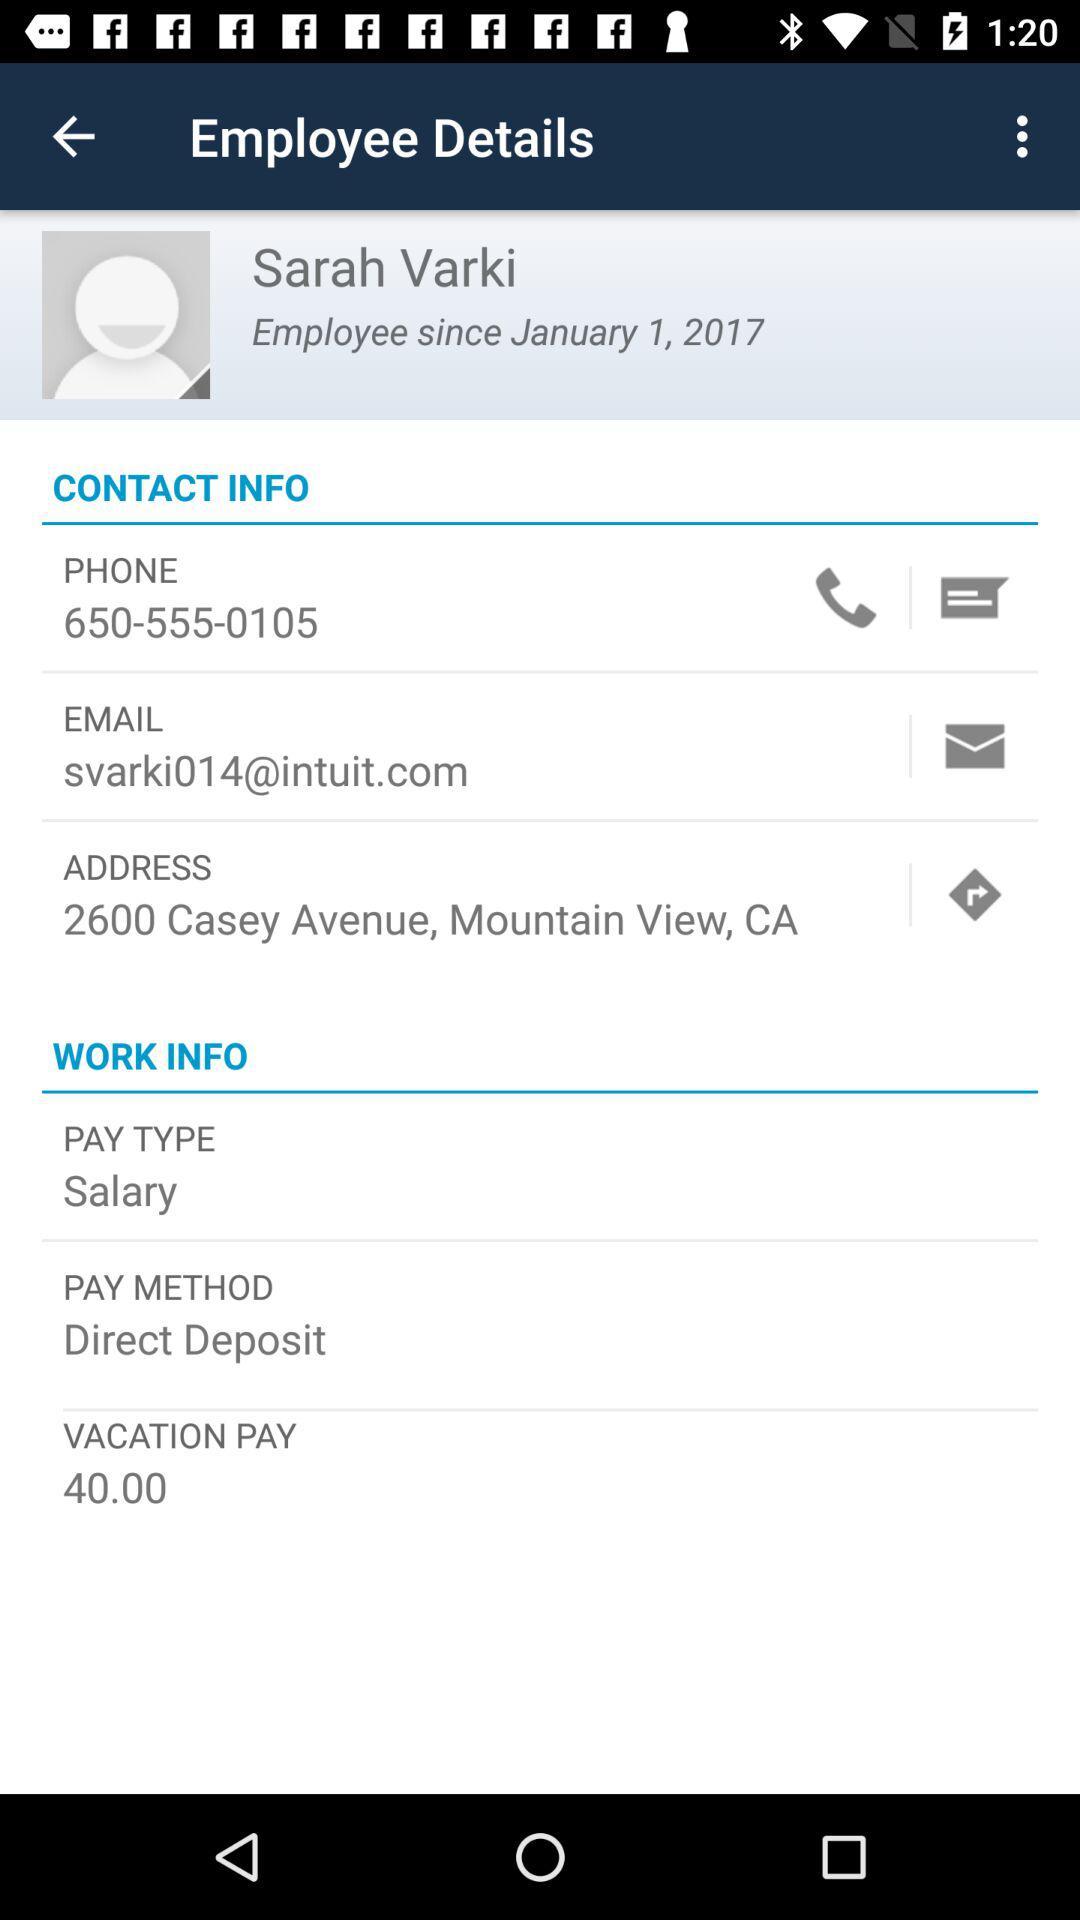  I want to click on the avatar icon, so click(126, 314).